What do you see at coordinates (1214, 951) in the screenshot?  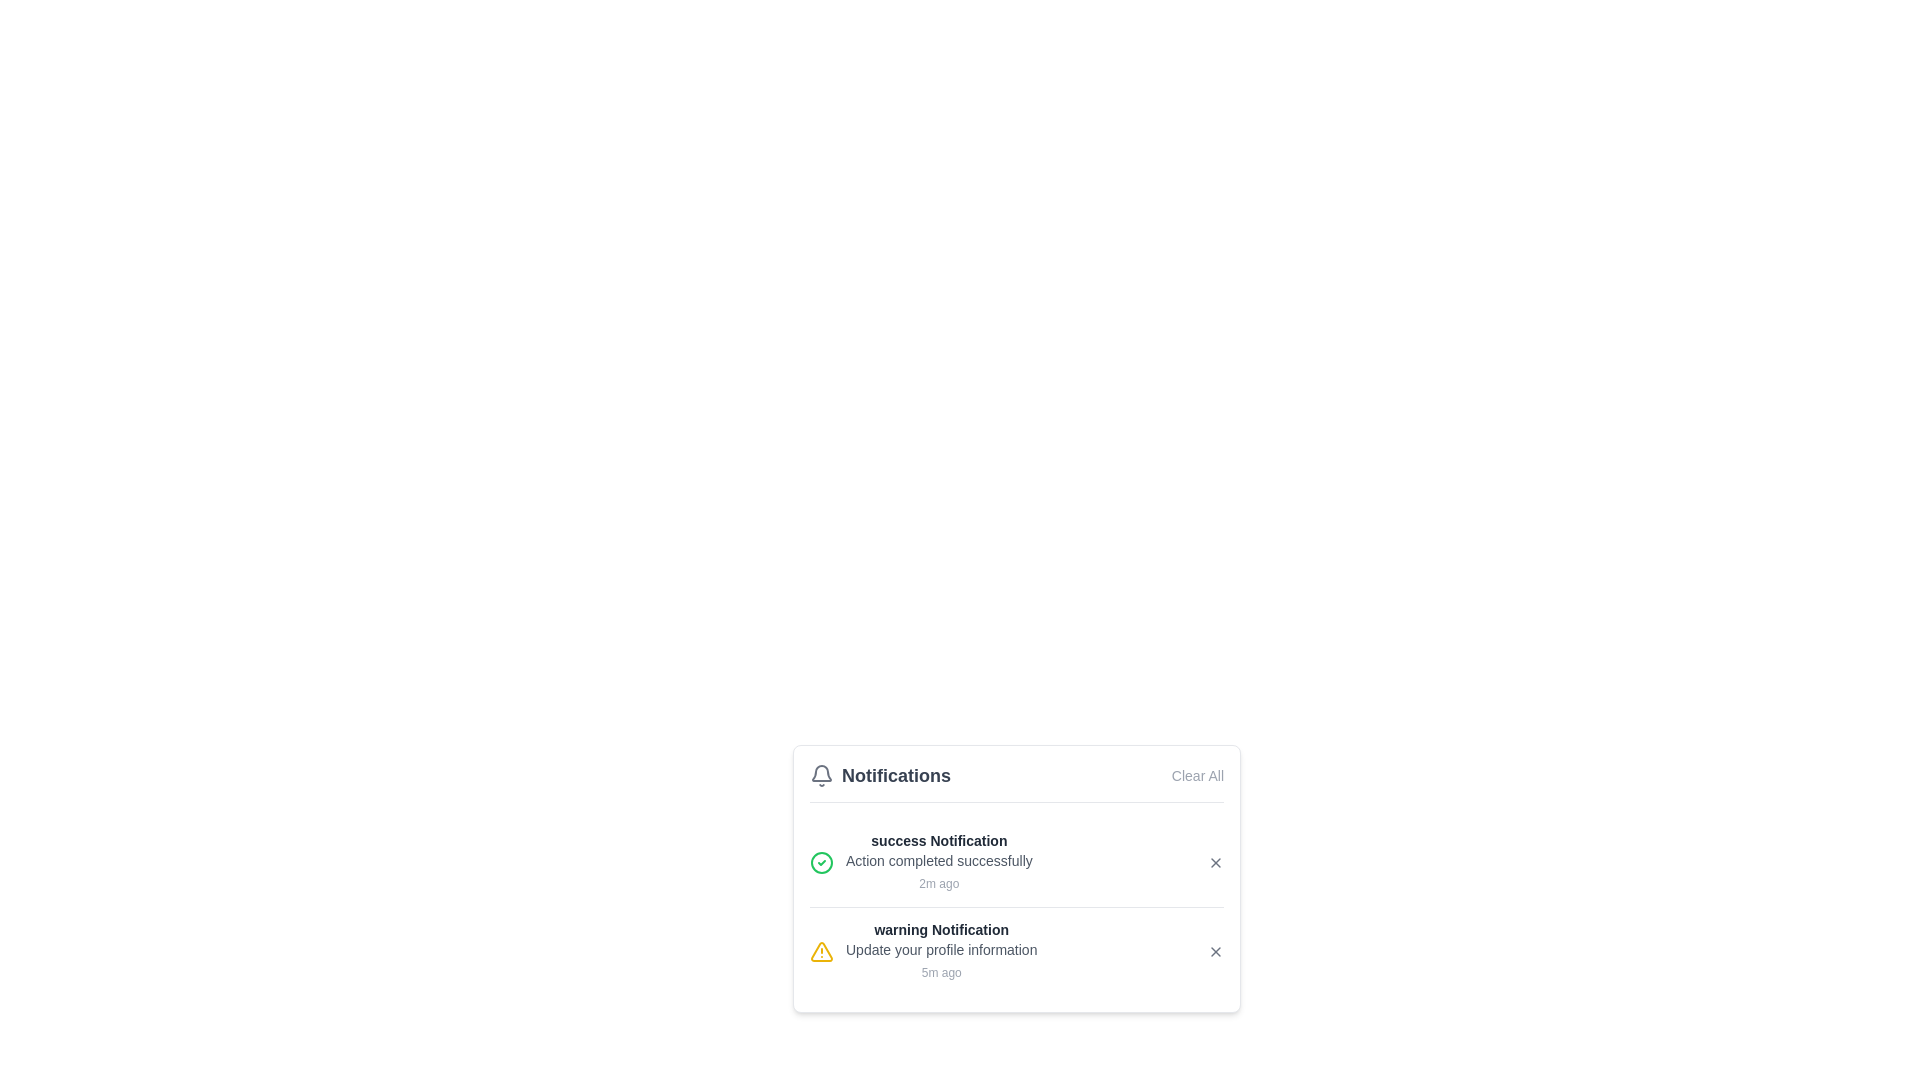 I see `the Close Button (Interactive Icon)` at bounding box center [1214, 951].